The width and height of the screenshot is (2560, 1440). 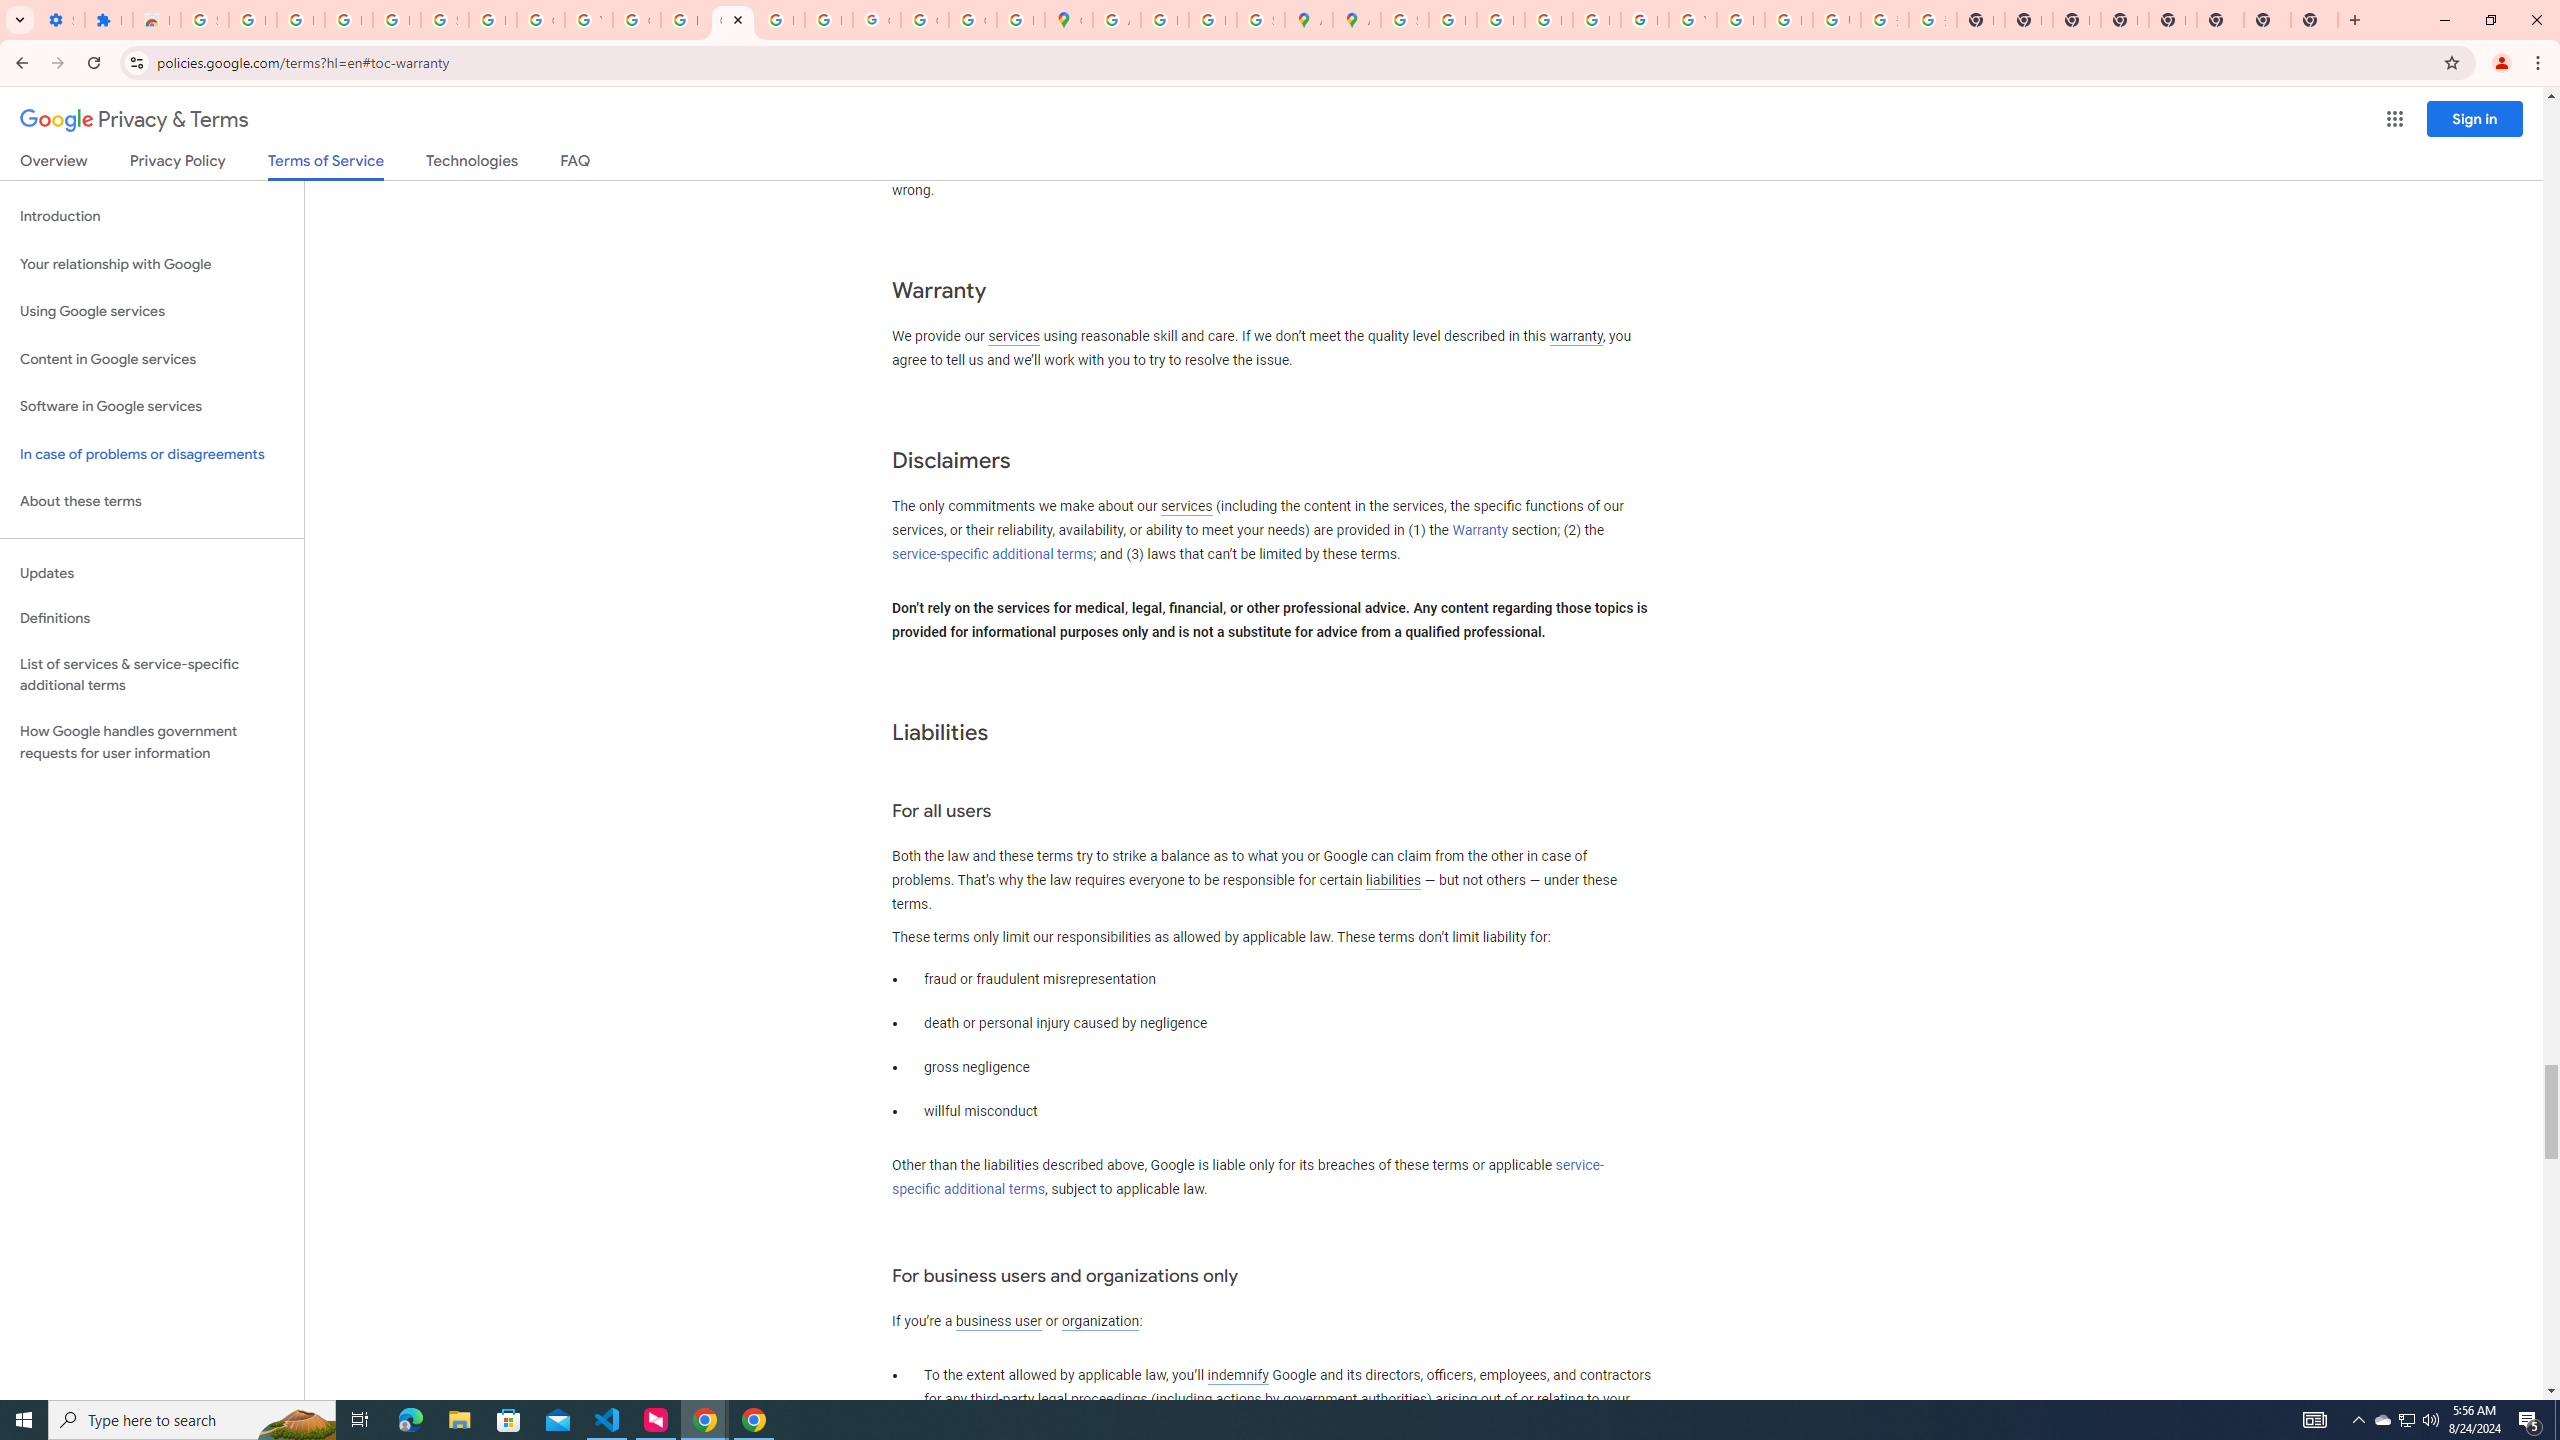 I want to click on 'Google Maps', so click(x=1068, y=19).